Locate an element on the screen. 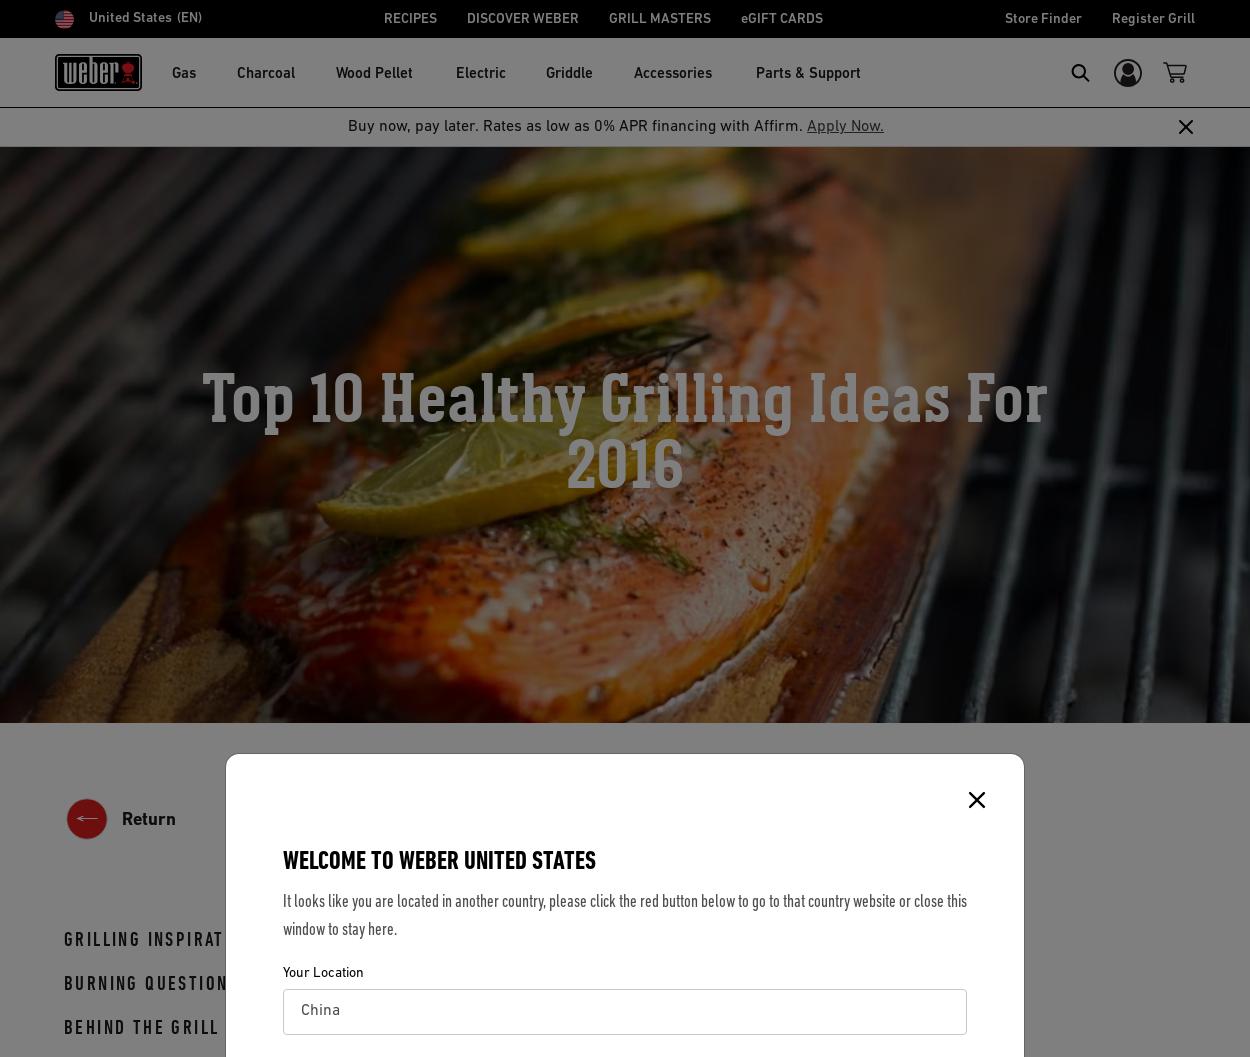 The width and height of the screenshot is (1250, 1057). 'Parts & Support' is located at coordinates (808, 73).